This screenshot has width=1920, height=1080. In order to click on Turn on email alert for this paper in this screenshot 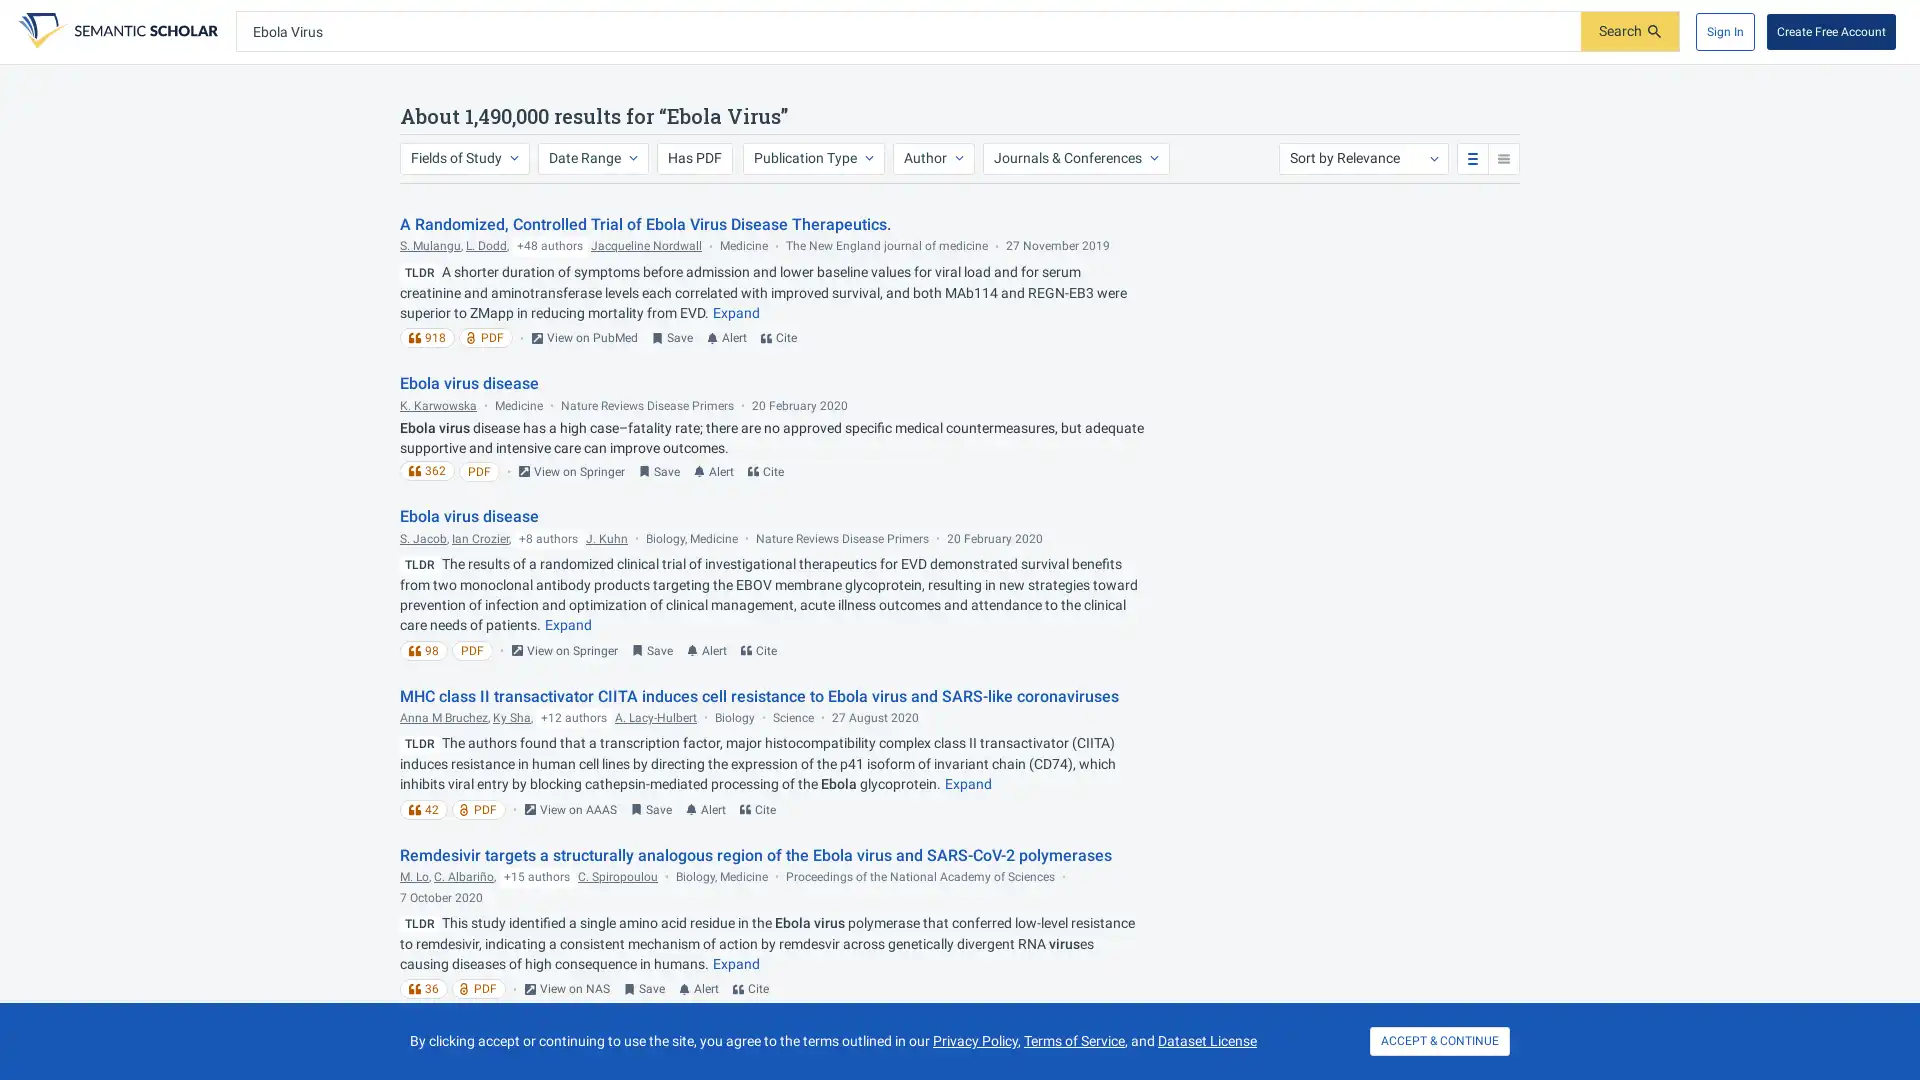, I will do `click(699, 987)`.